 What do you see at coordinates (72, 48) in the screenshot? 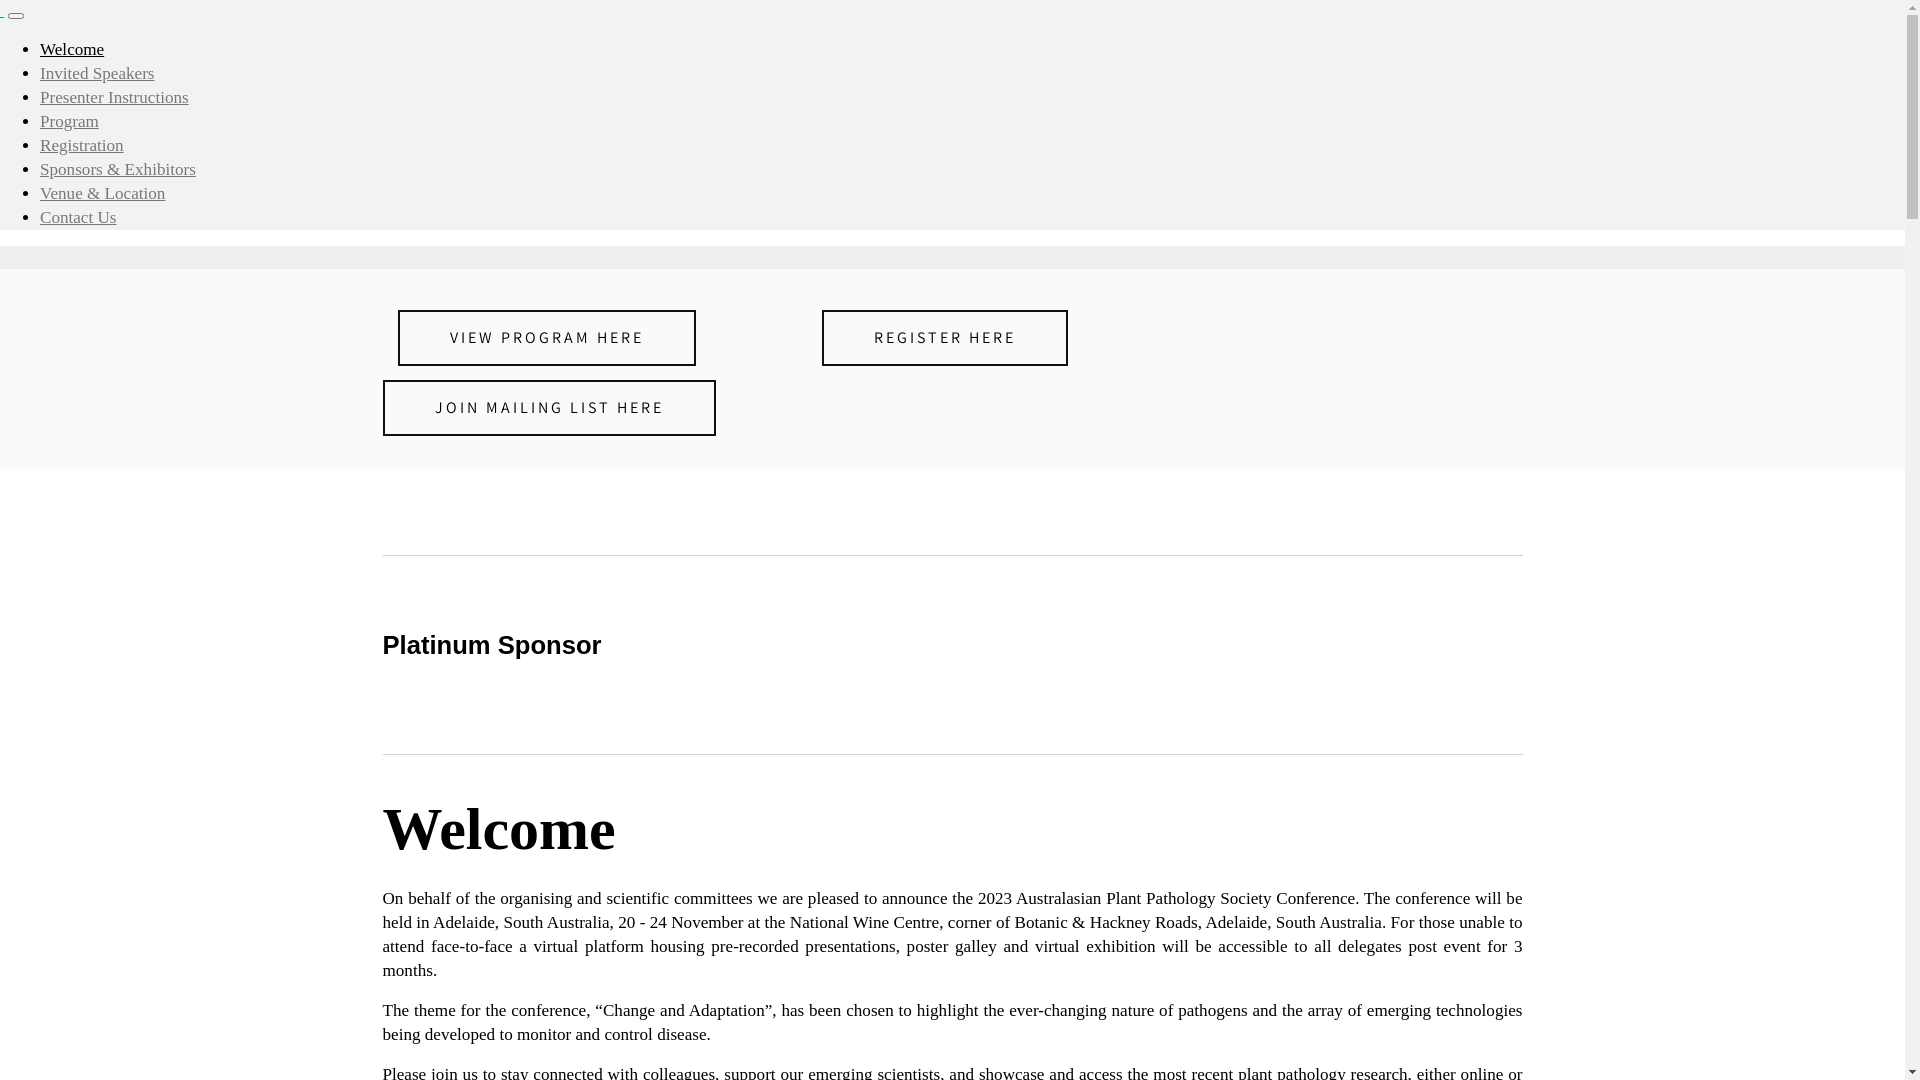
I see `'Welcome'` at bounding box center [72, 48].